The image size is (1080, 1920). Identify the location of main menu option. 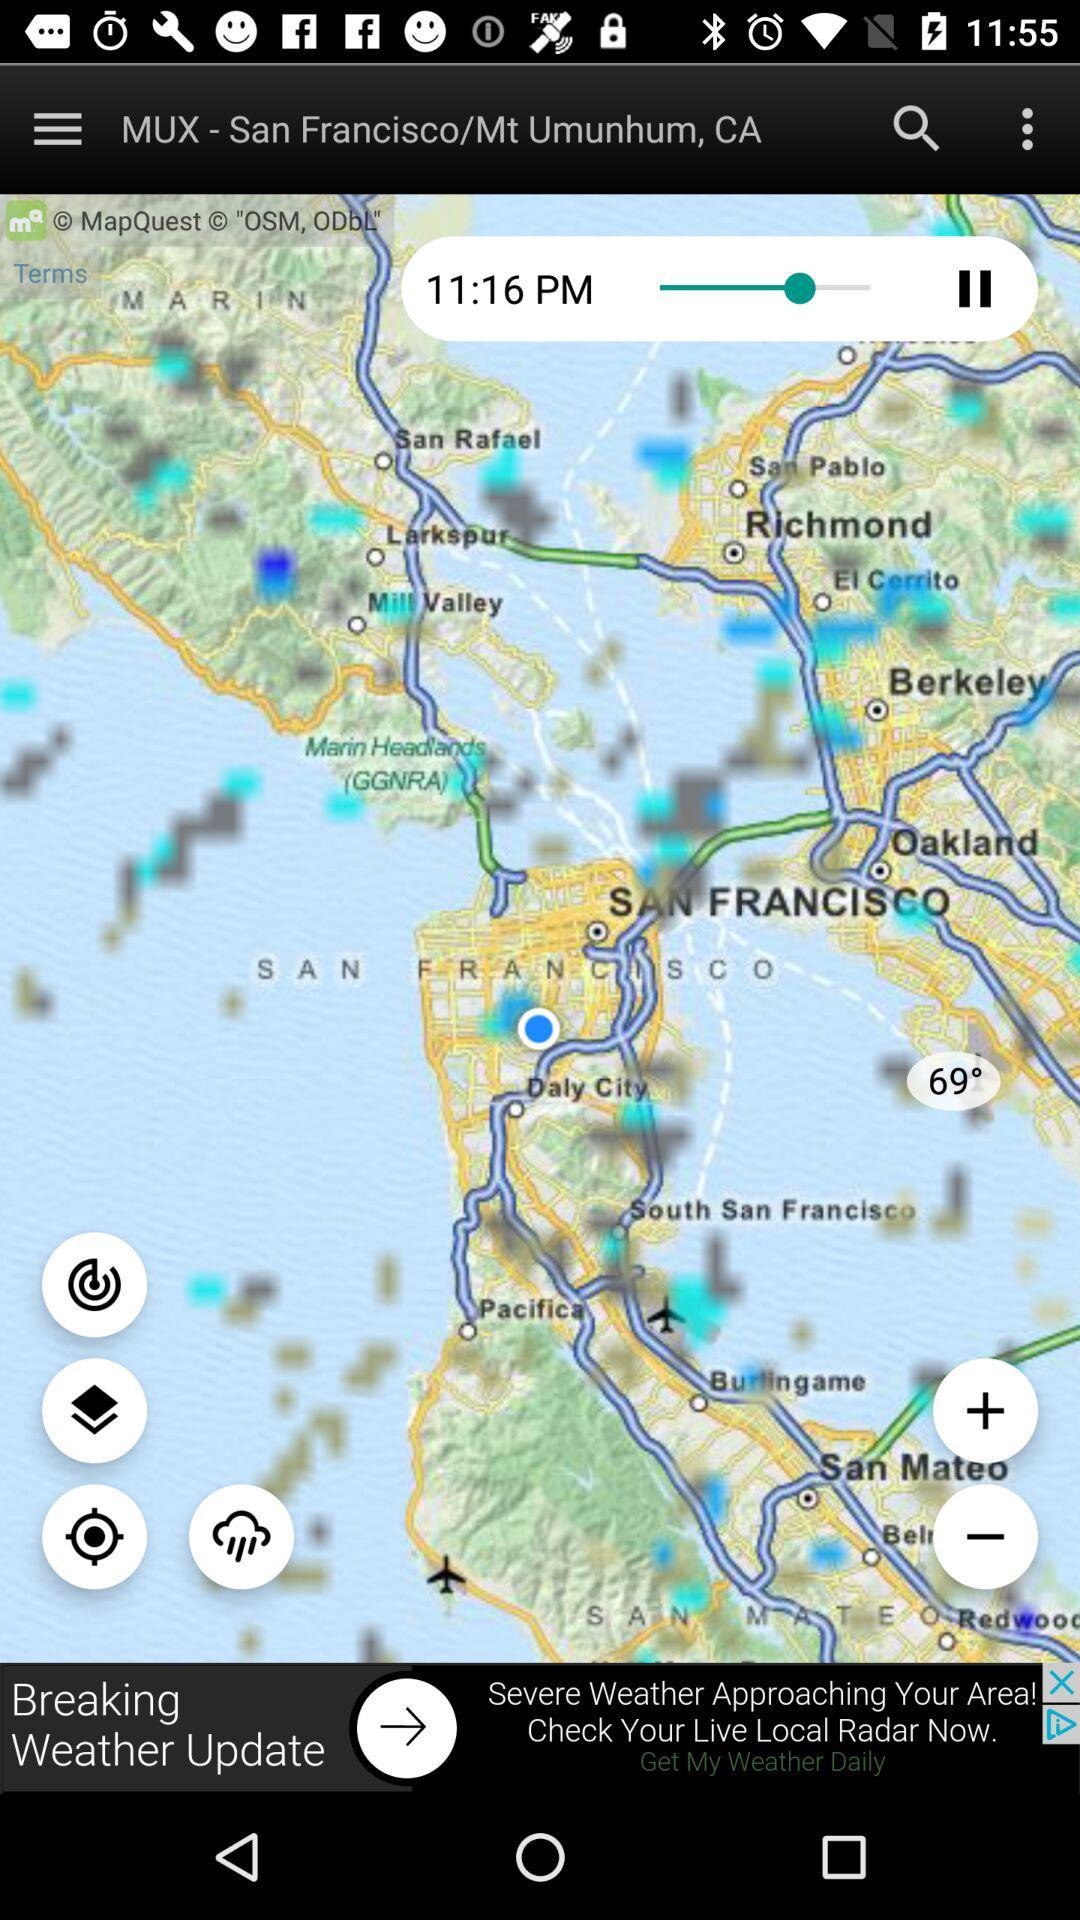
(56, 127).